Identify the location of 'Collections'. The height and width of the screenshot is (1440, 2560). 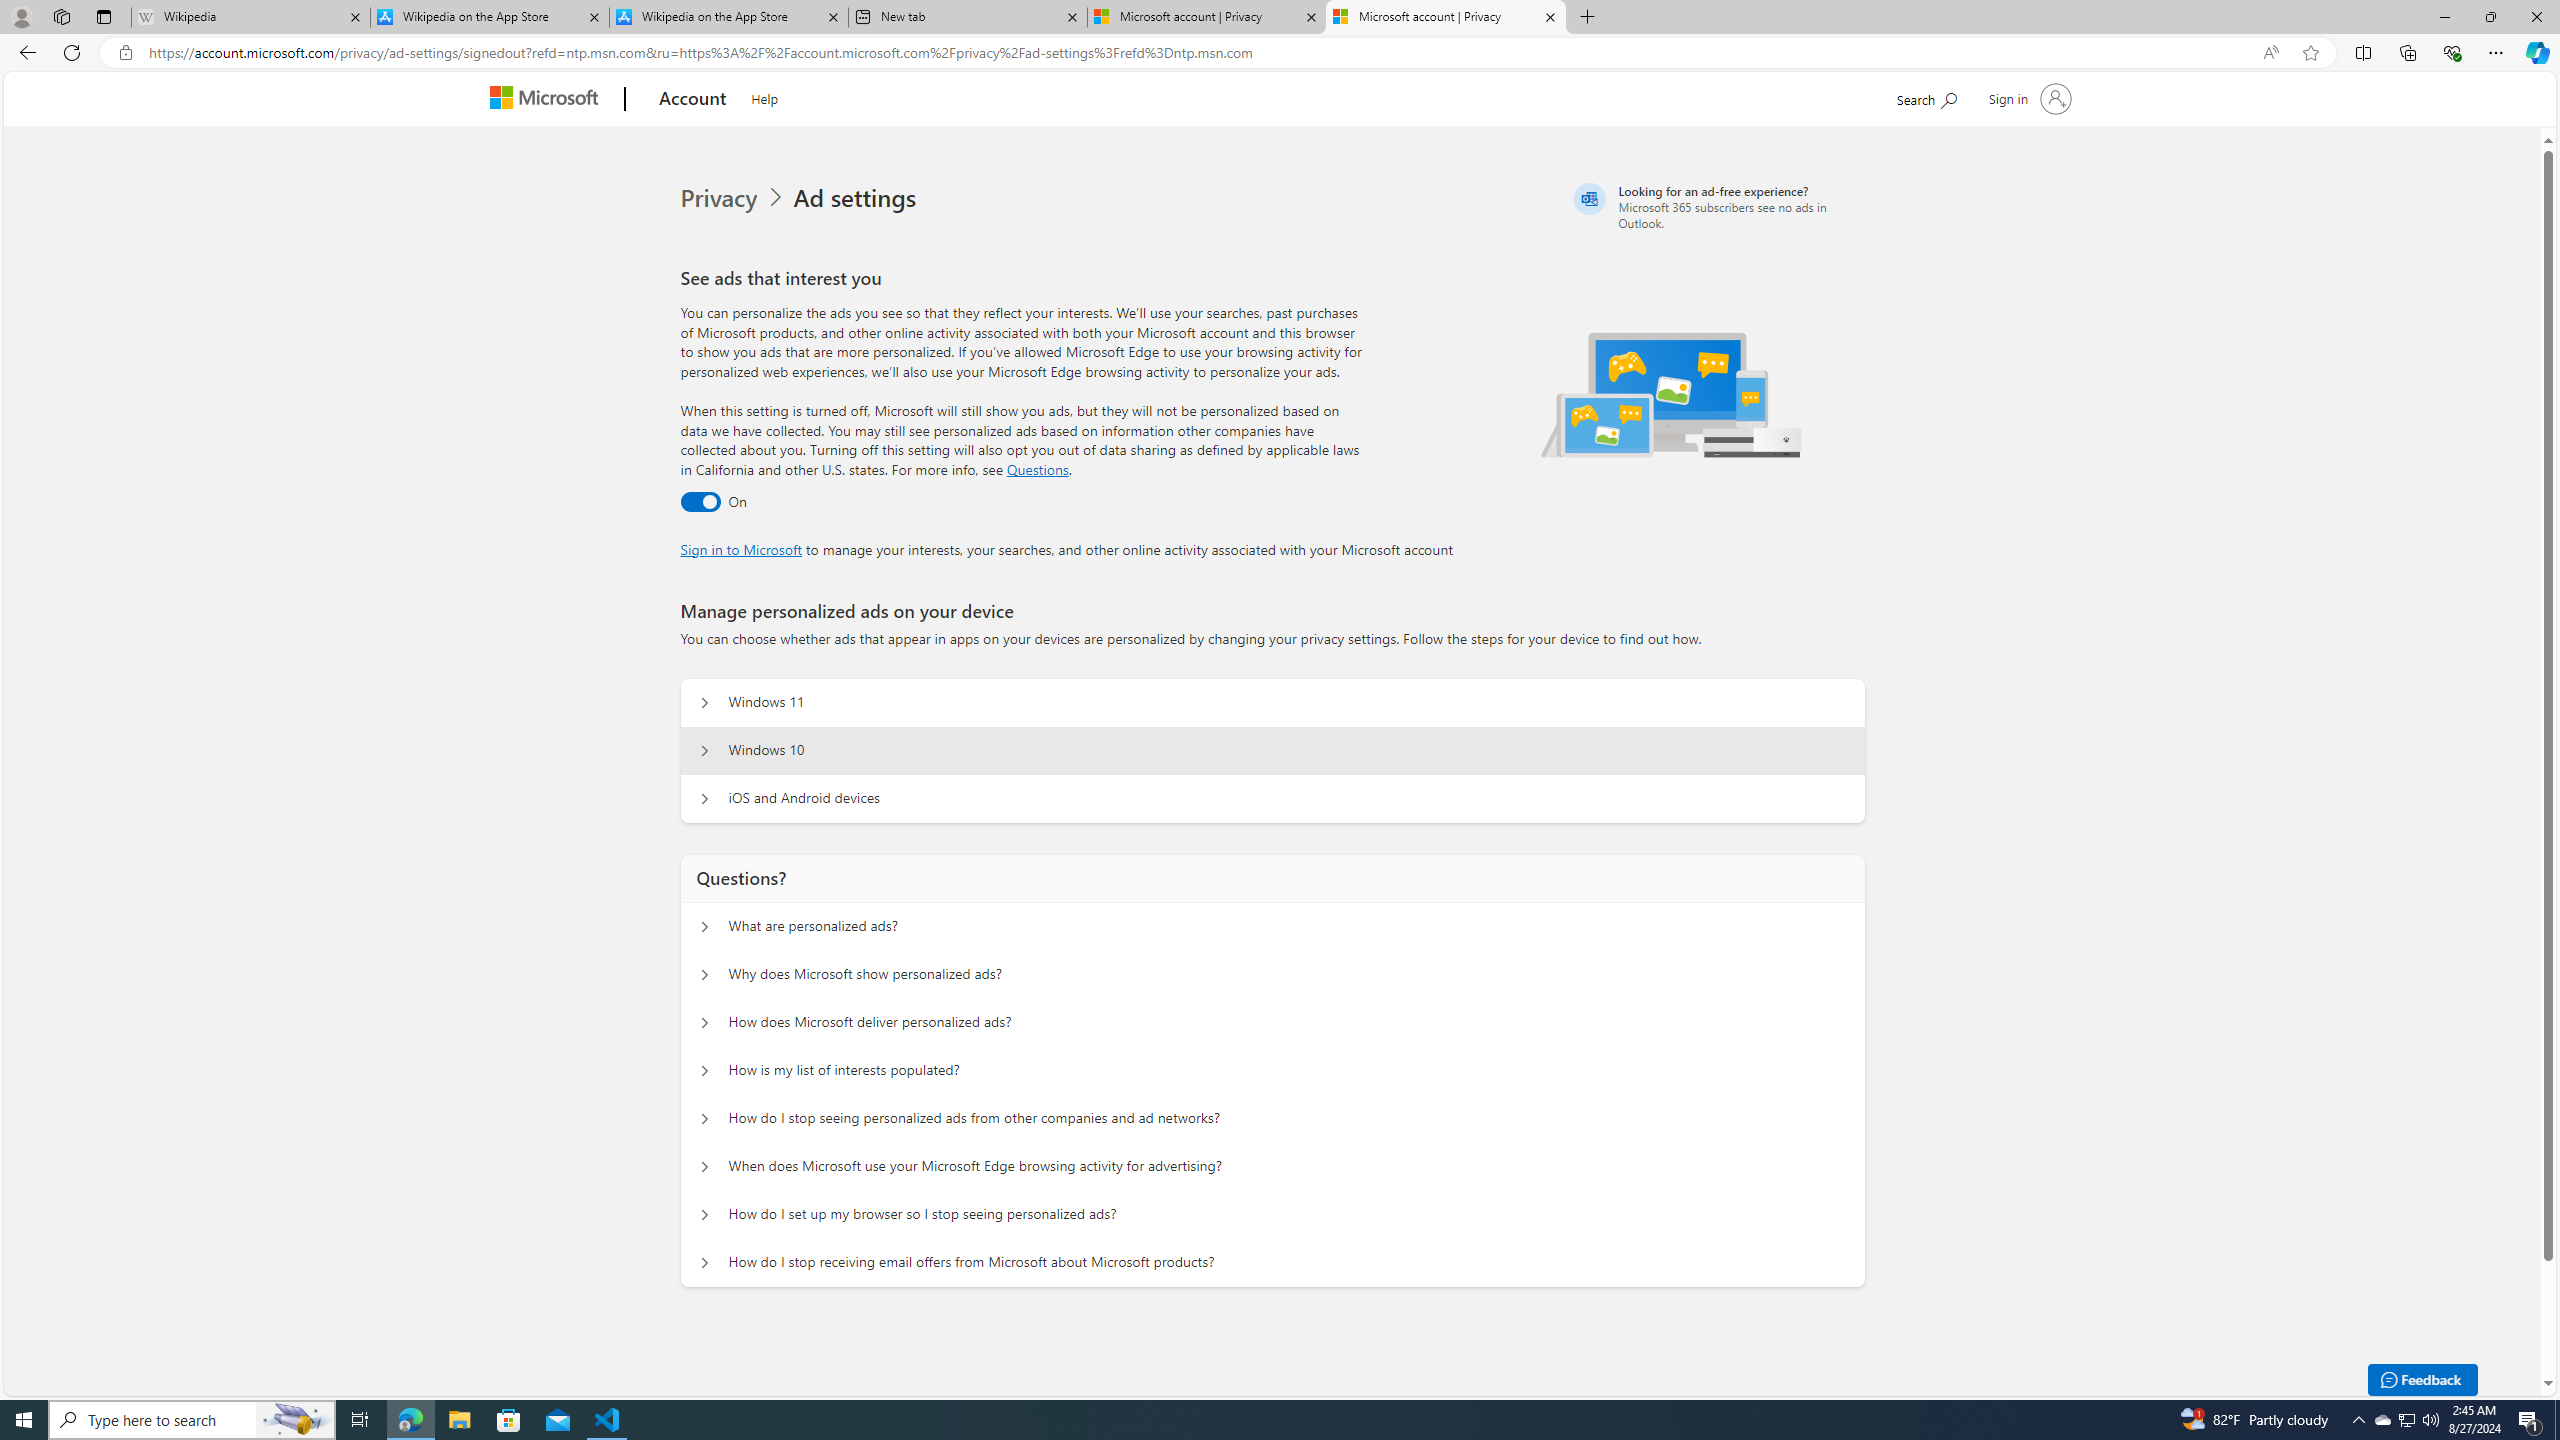
(2406, 51).